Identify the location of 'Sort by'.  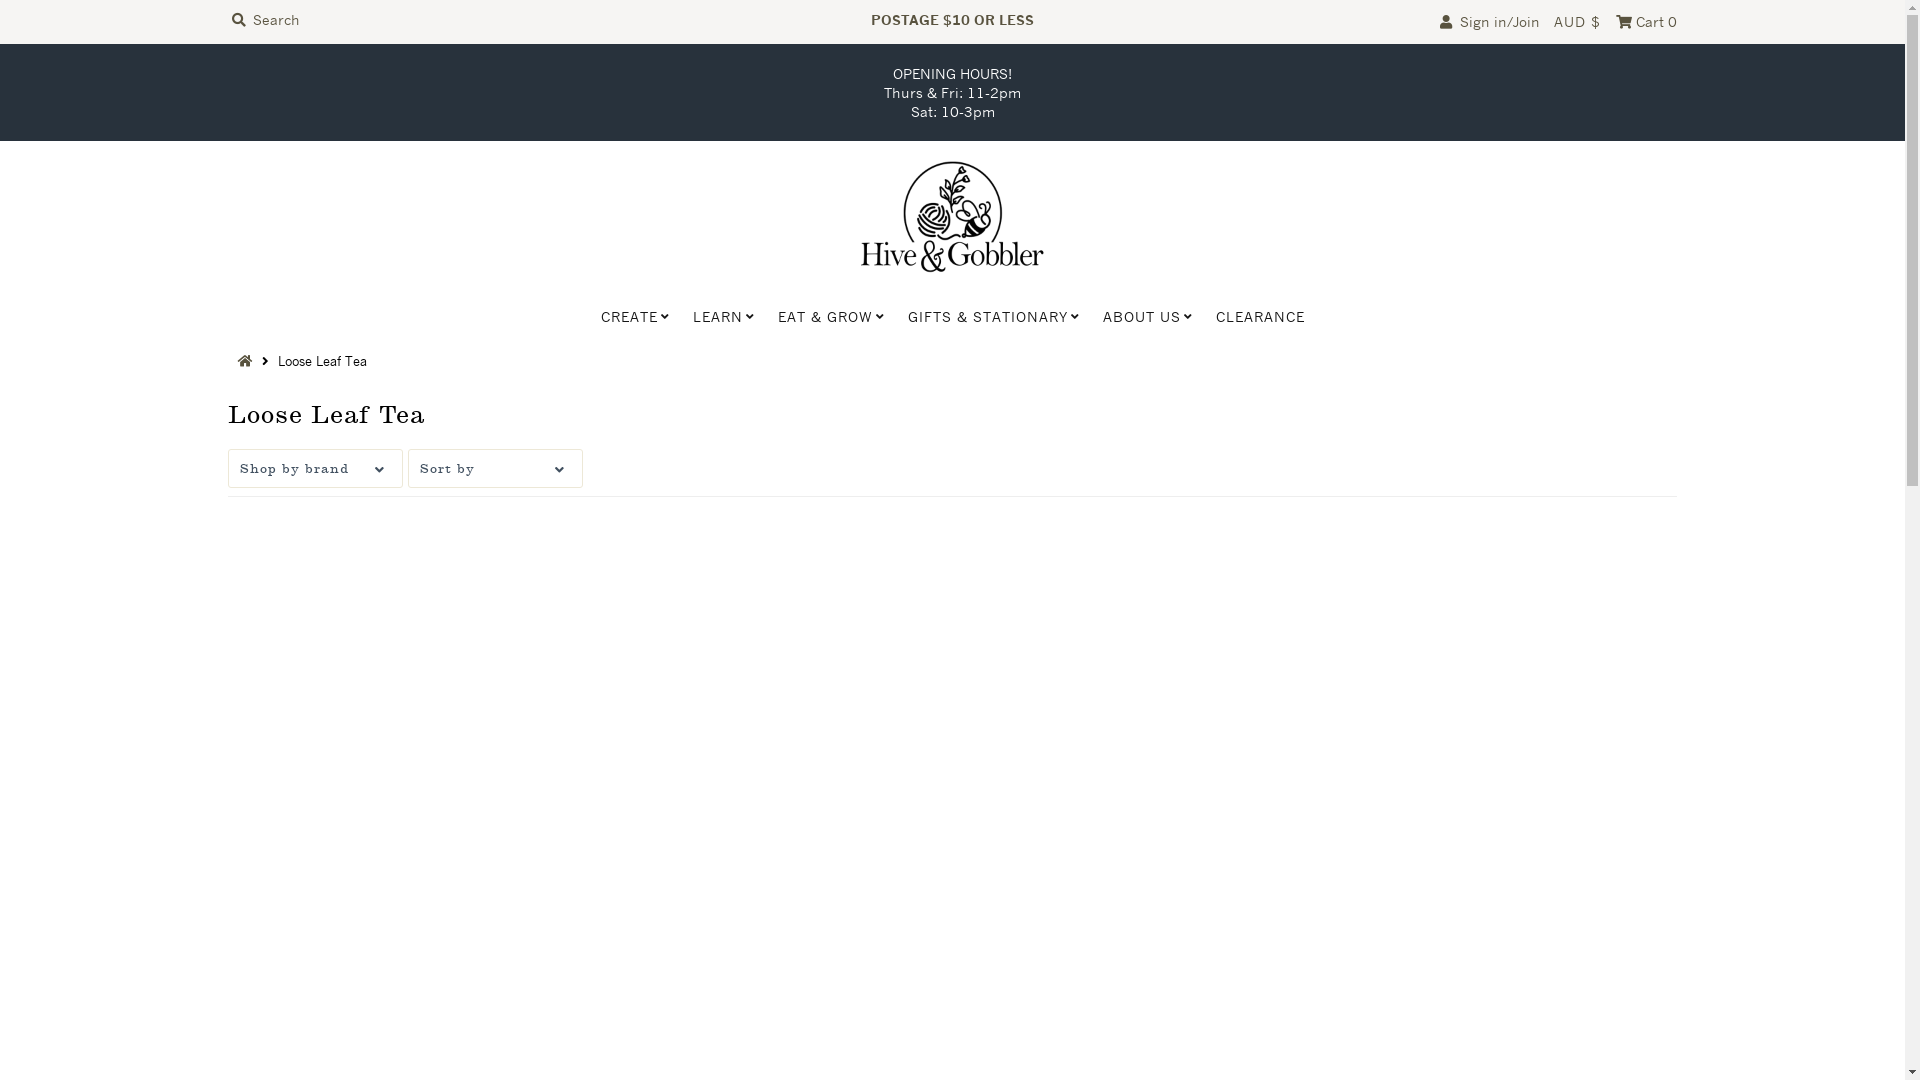
(495, 468).